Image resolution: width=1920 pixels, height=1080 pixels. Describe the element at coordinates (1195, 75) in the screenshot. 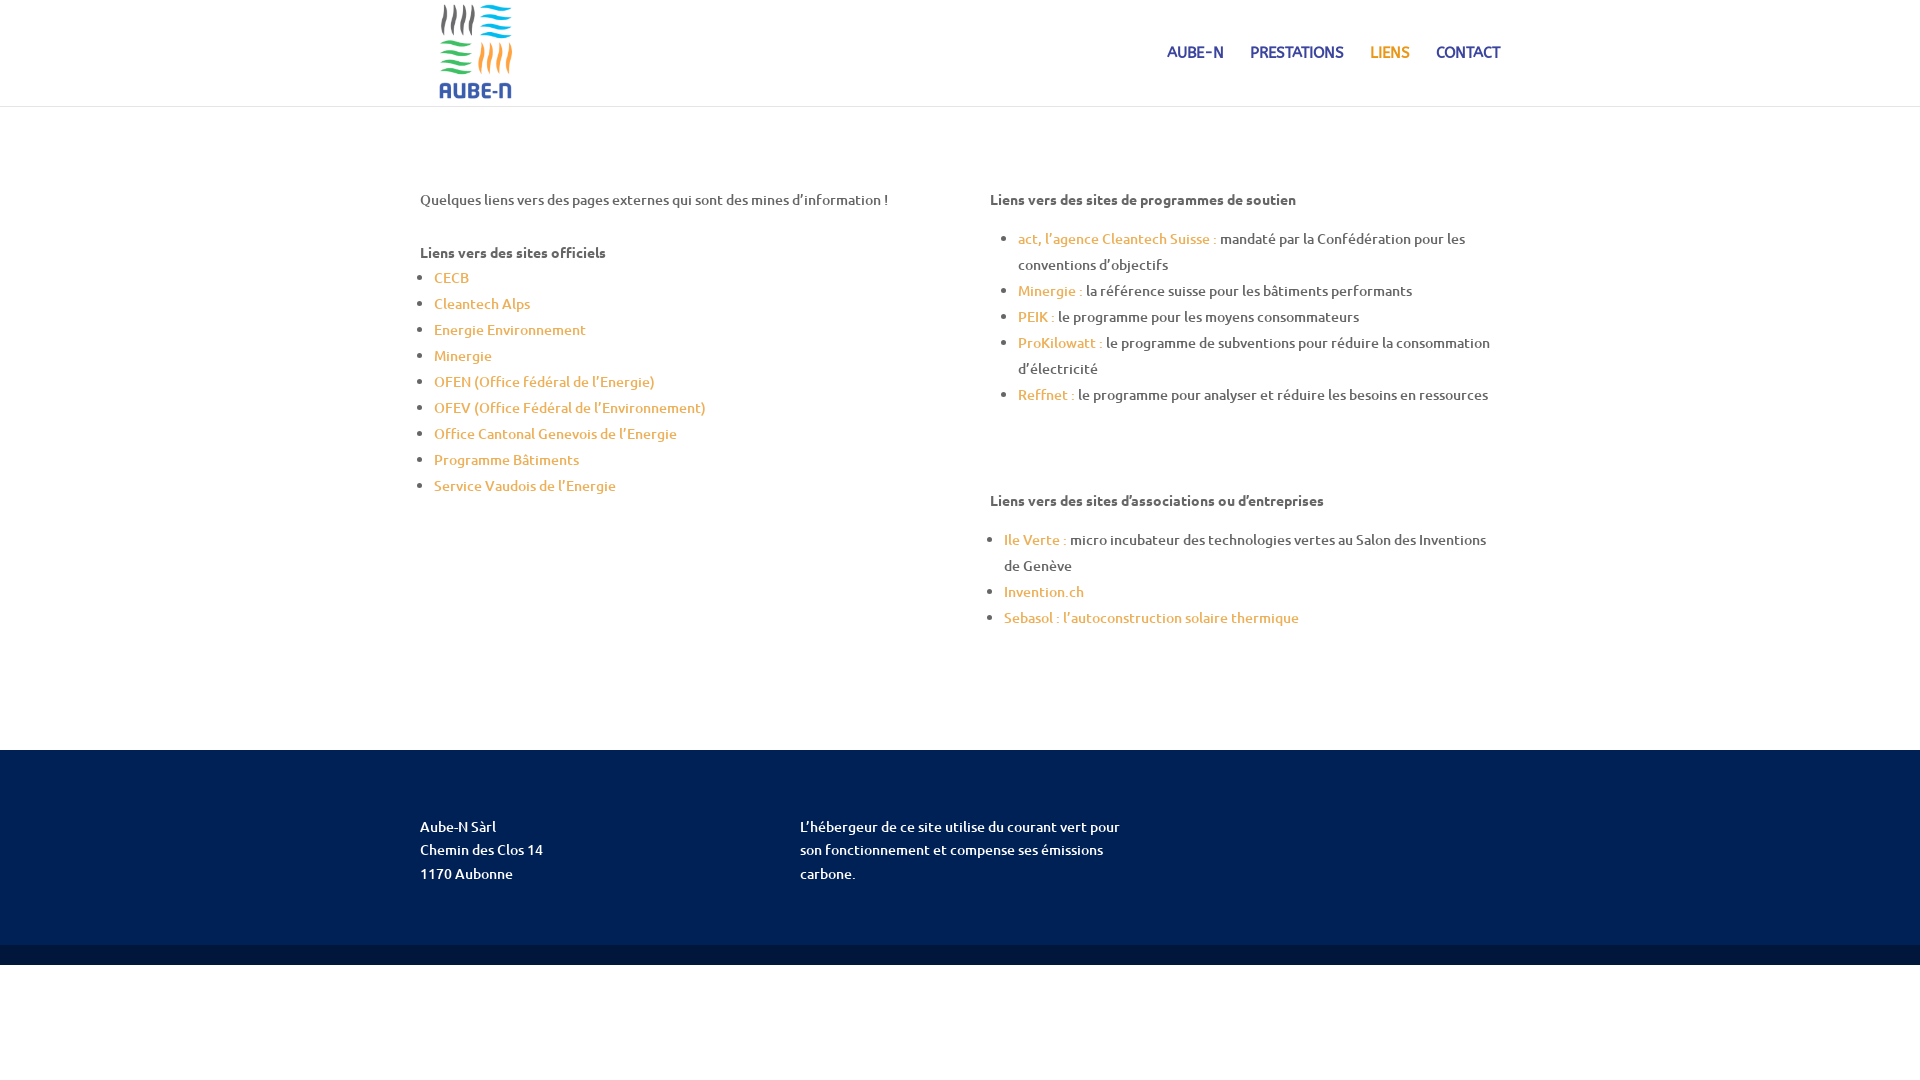

I see `'AUBE-N'` at that location.